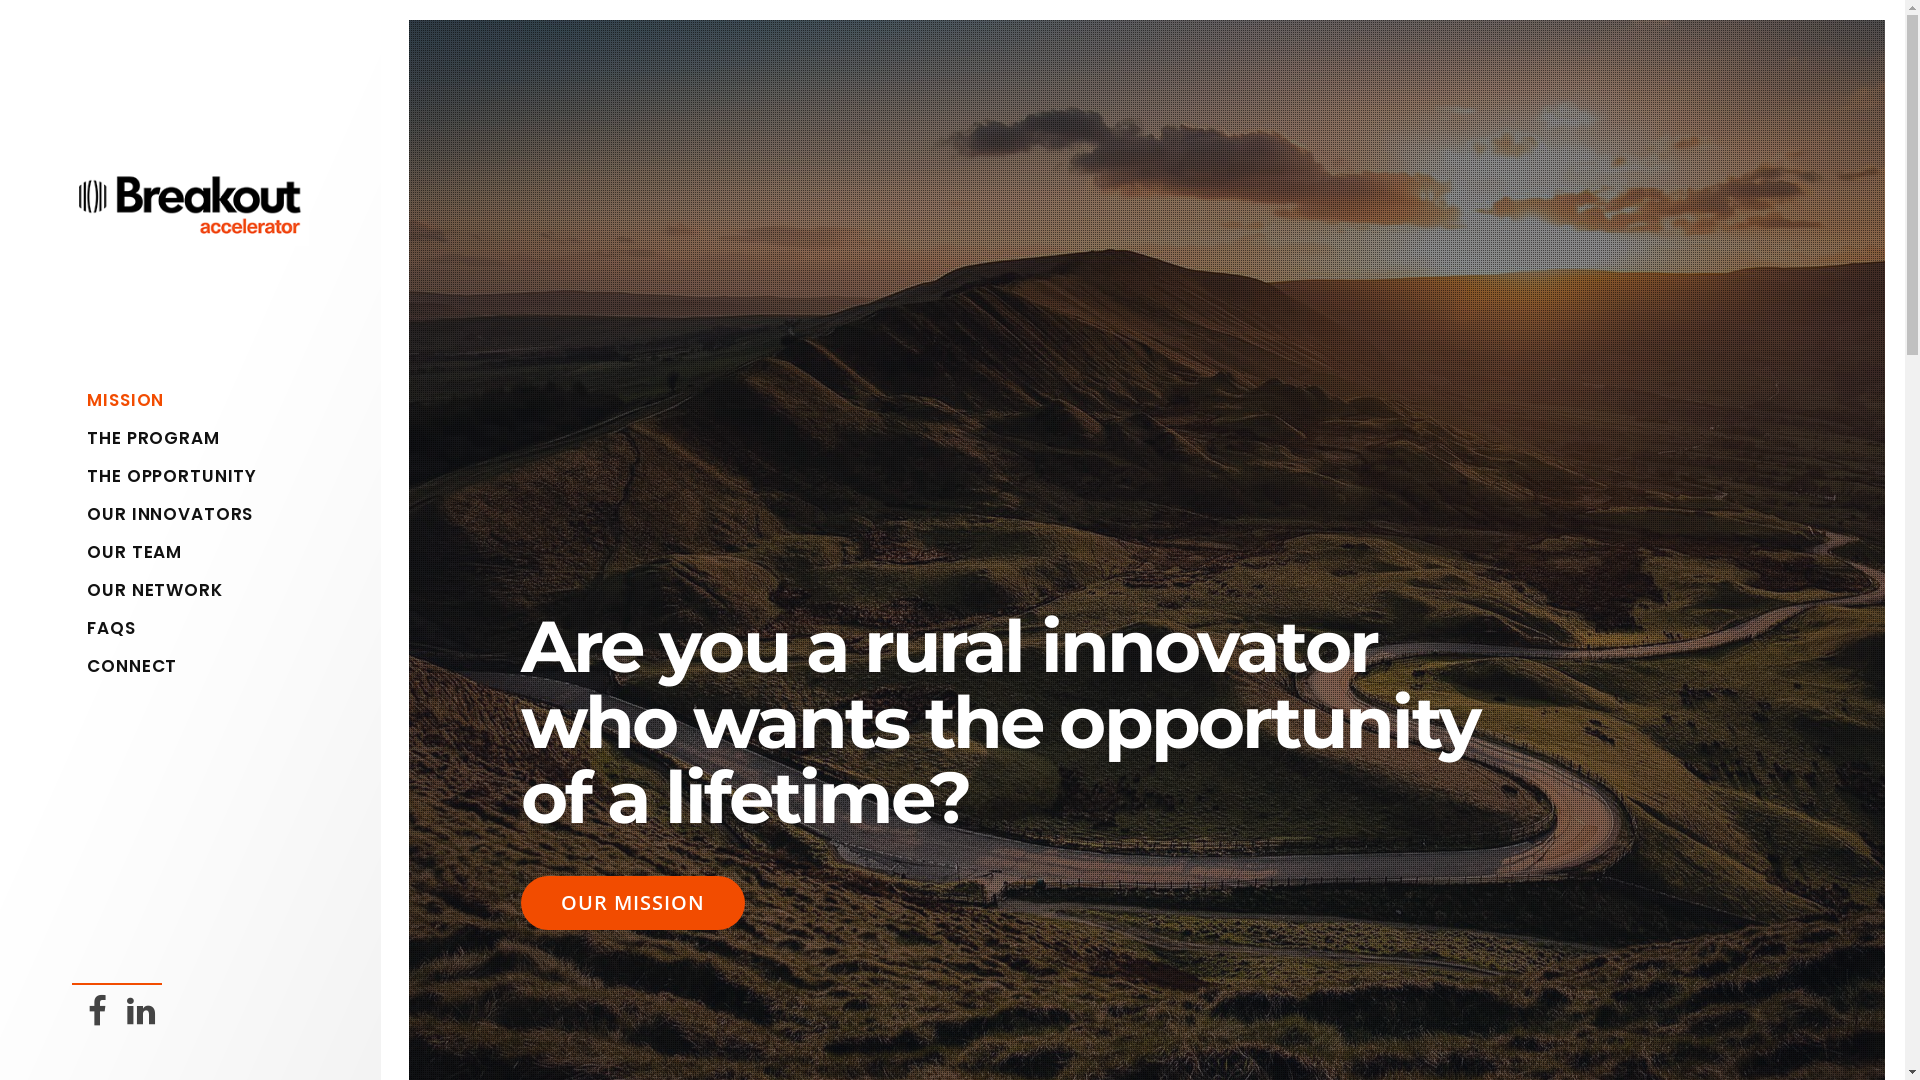 The image size is (1920, 1080). What do you see at coordinates (197, 512) in the screenshot?
I see `'OUR INNOVATORS'` at bounding box center [197, 512].